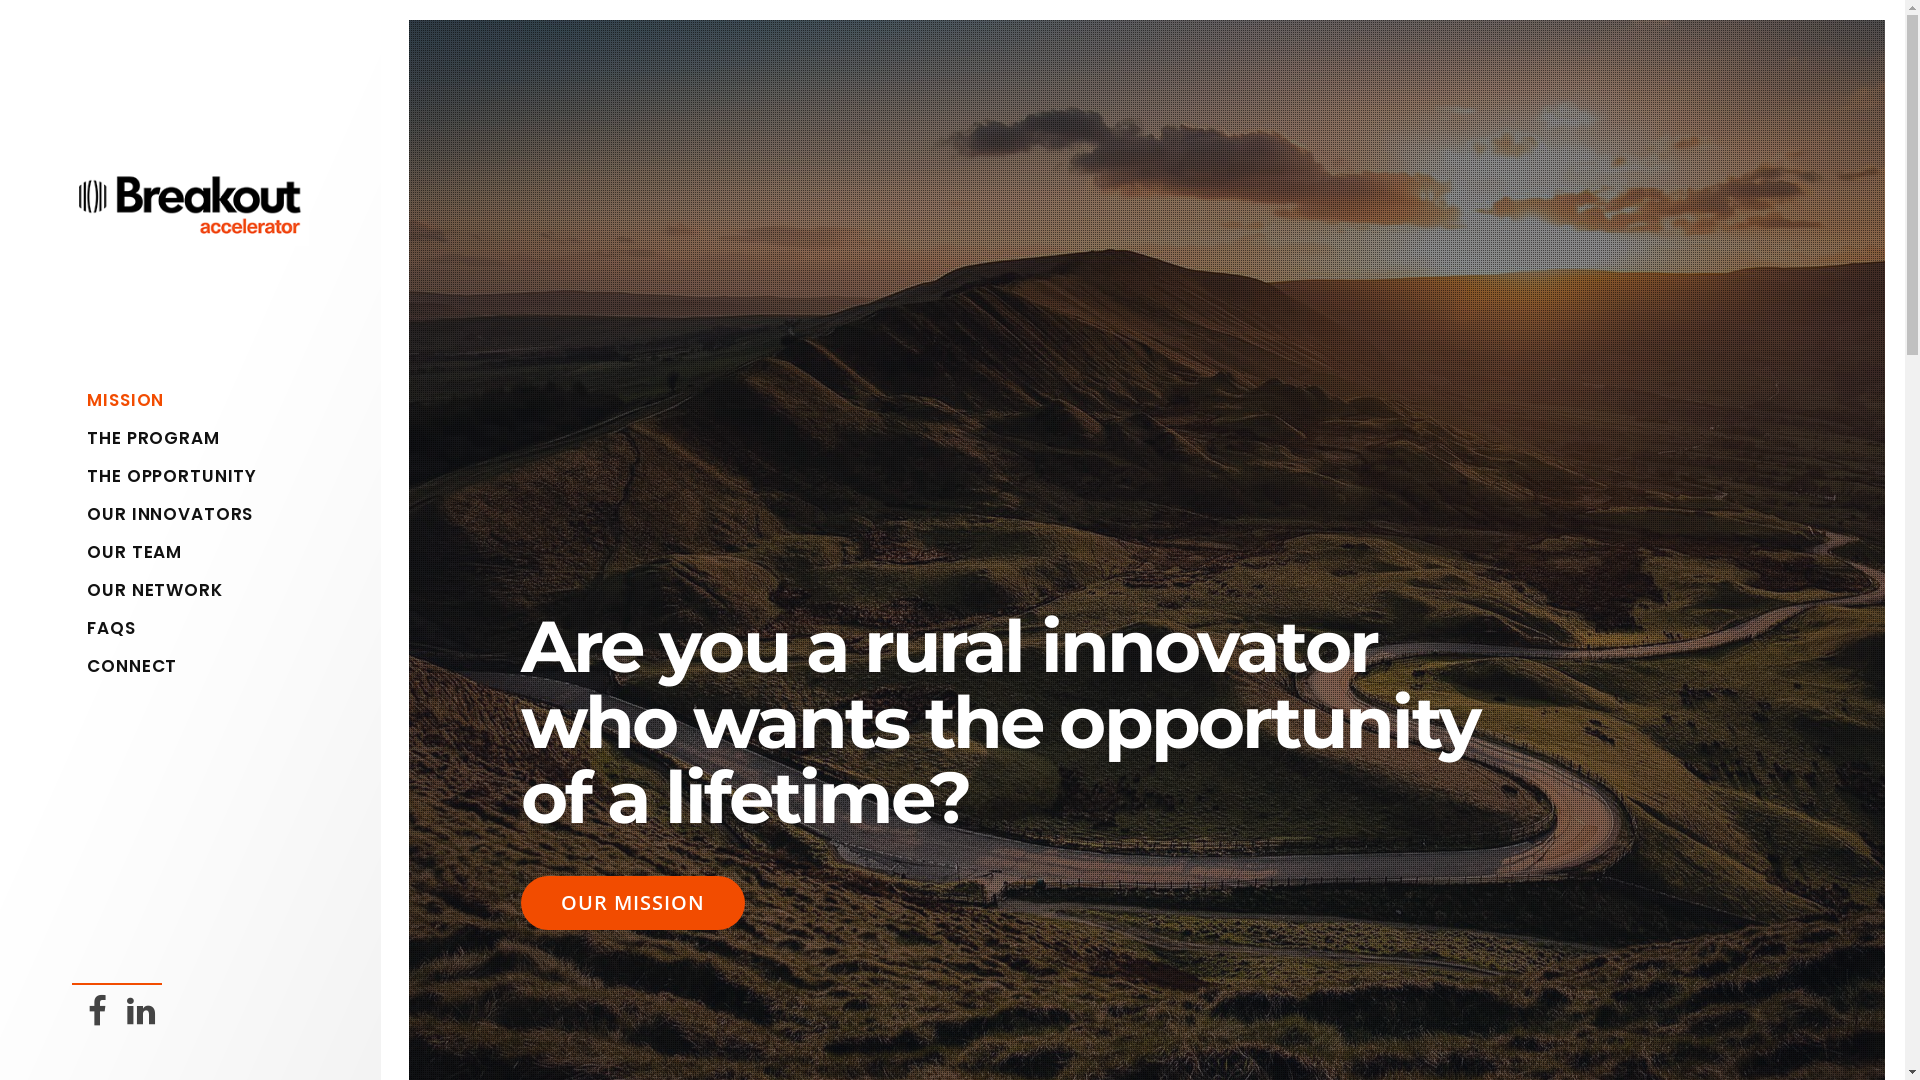 The image size is (1920, 1080). What do you see at coordinates (197, 512) in the screenshot?
I see `'OUR INNOVATORS'` at bounding box center [197, 512].